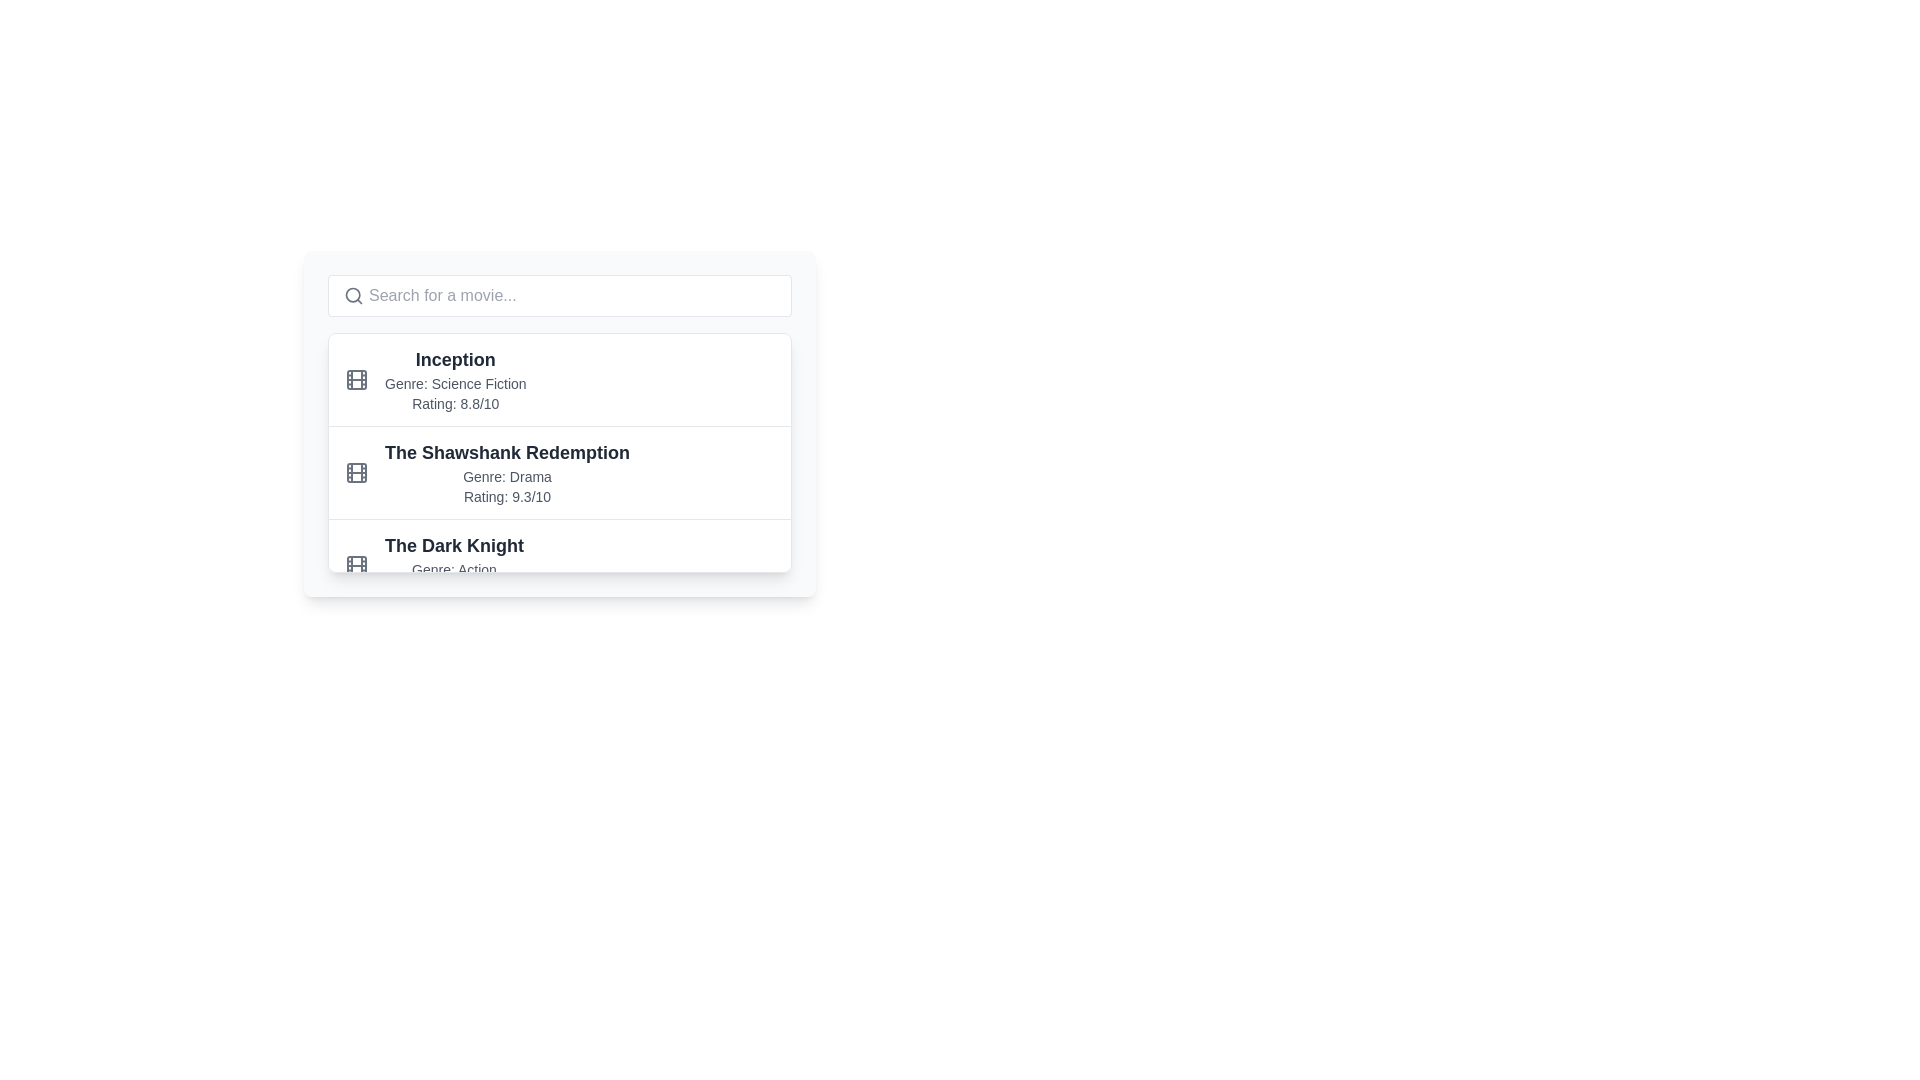 Image resolution: width=1920 pixels, height=1080 pixels. What do you see at coordinates (507, 452) in the screenshot?
I see `the bolded text 'The Shawshank Redemption' which is prominently displayed above the 'Genre: Drama' and 'Rating: 9.3/10' text` at bounding box center [507, 452].